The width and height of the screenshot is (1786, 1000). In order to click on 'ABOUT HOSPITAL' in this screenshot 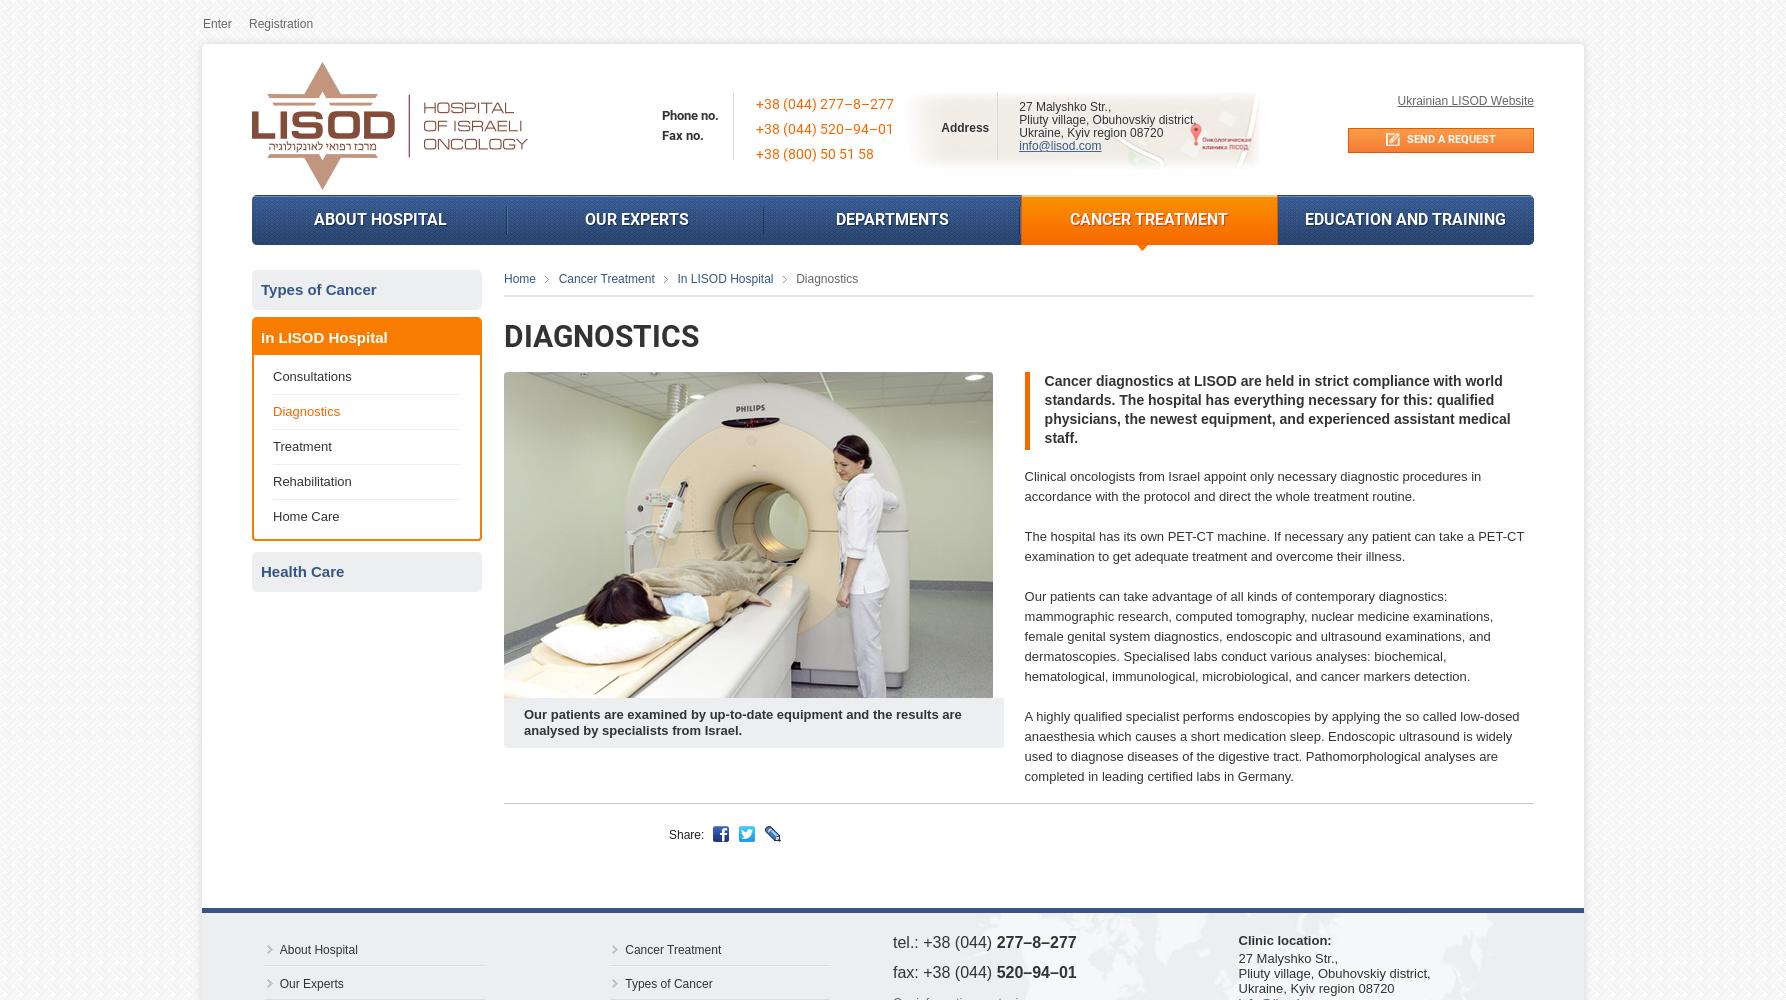, I will do `click(379, 217)`.